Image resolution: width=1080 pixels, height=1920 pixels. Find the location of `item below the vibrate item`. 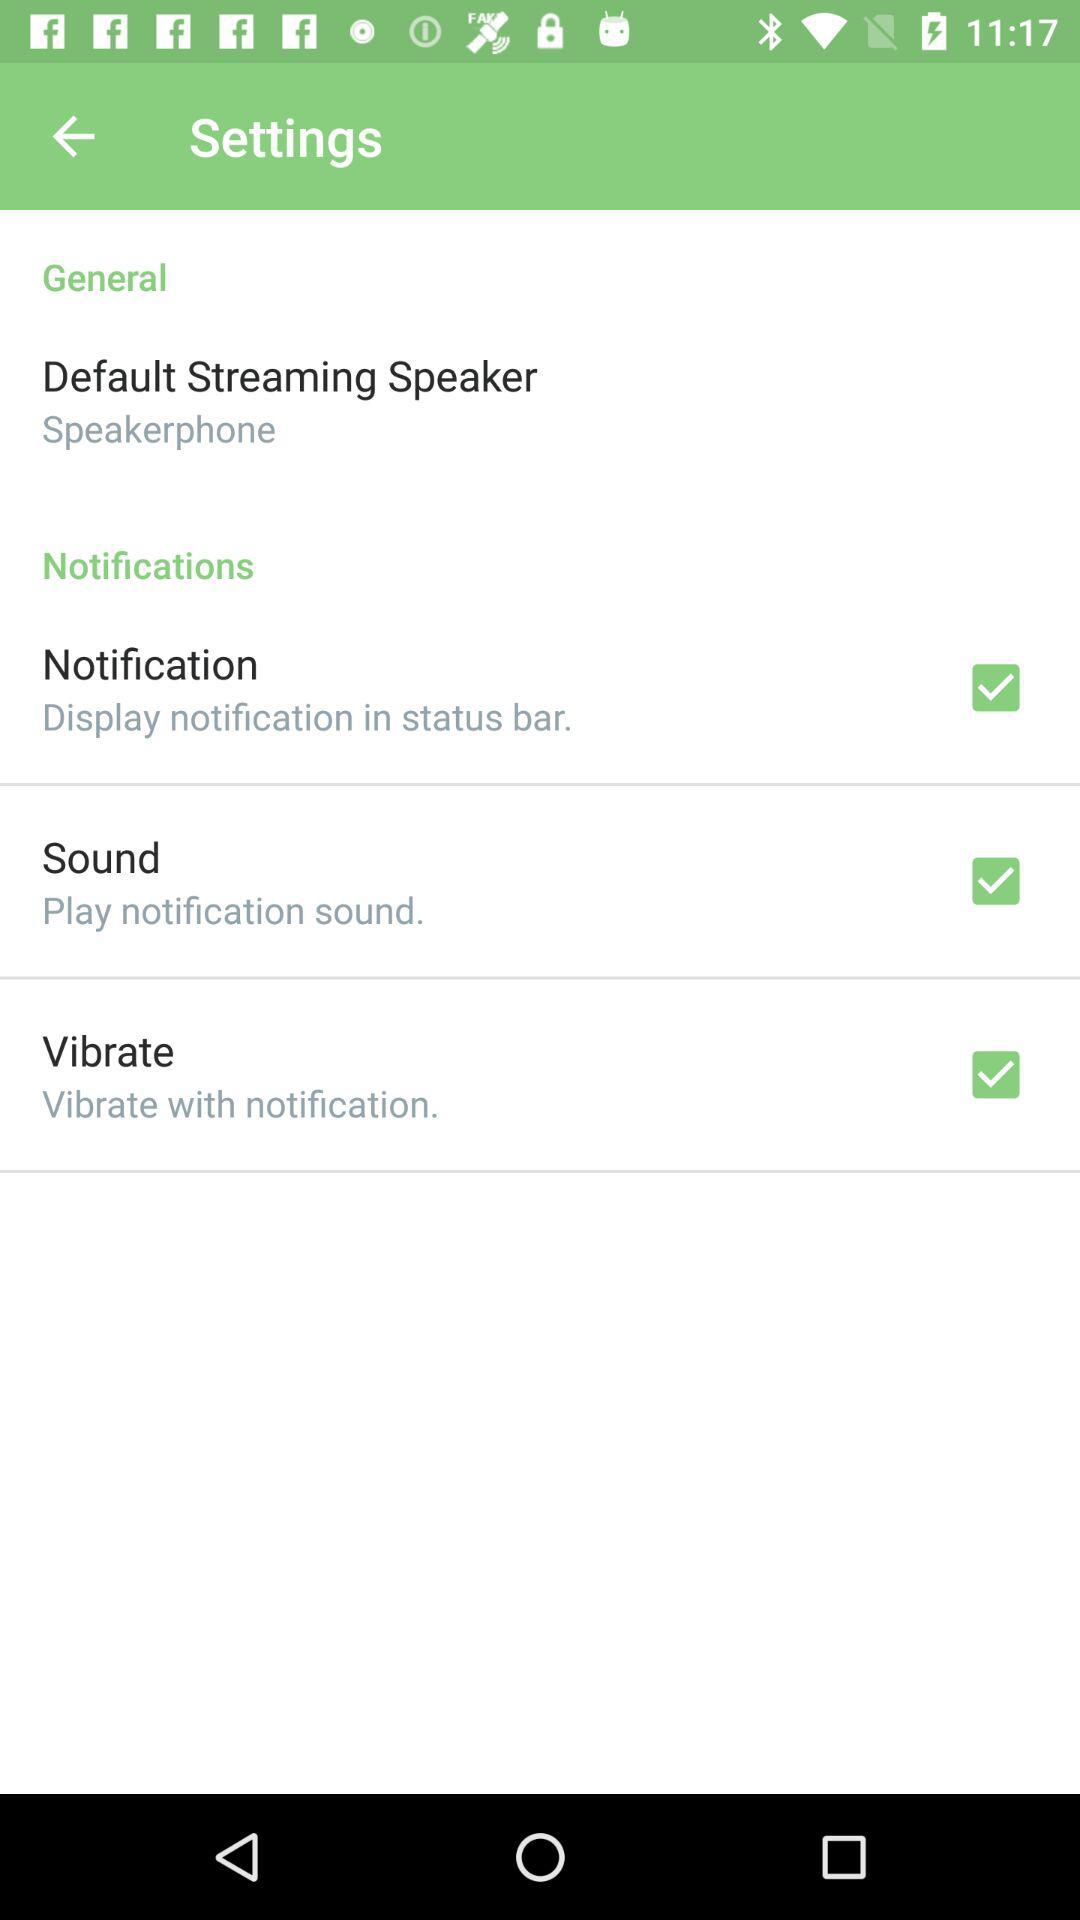

item below the vibrate item is located at coordinates (239, 1102).